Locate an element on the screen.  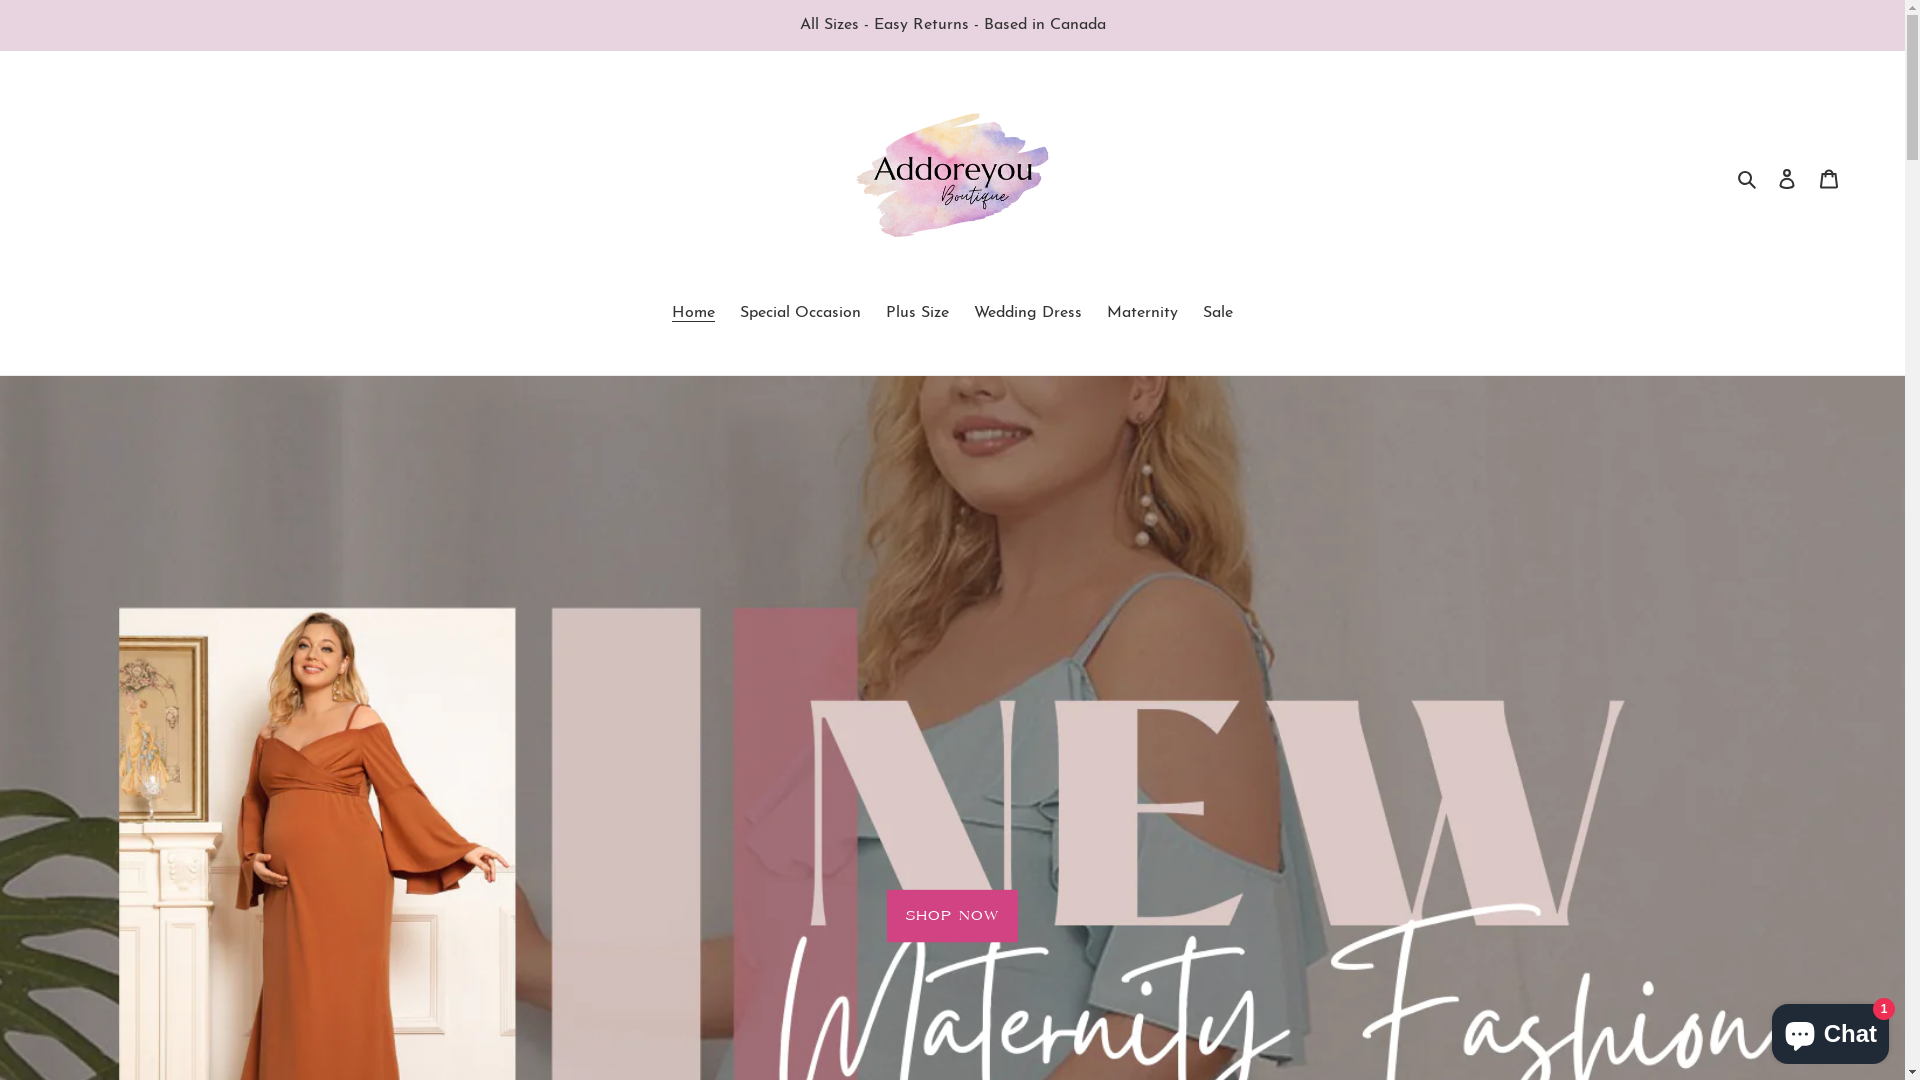
'Maternity' is located at coordinates (1096, 314).